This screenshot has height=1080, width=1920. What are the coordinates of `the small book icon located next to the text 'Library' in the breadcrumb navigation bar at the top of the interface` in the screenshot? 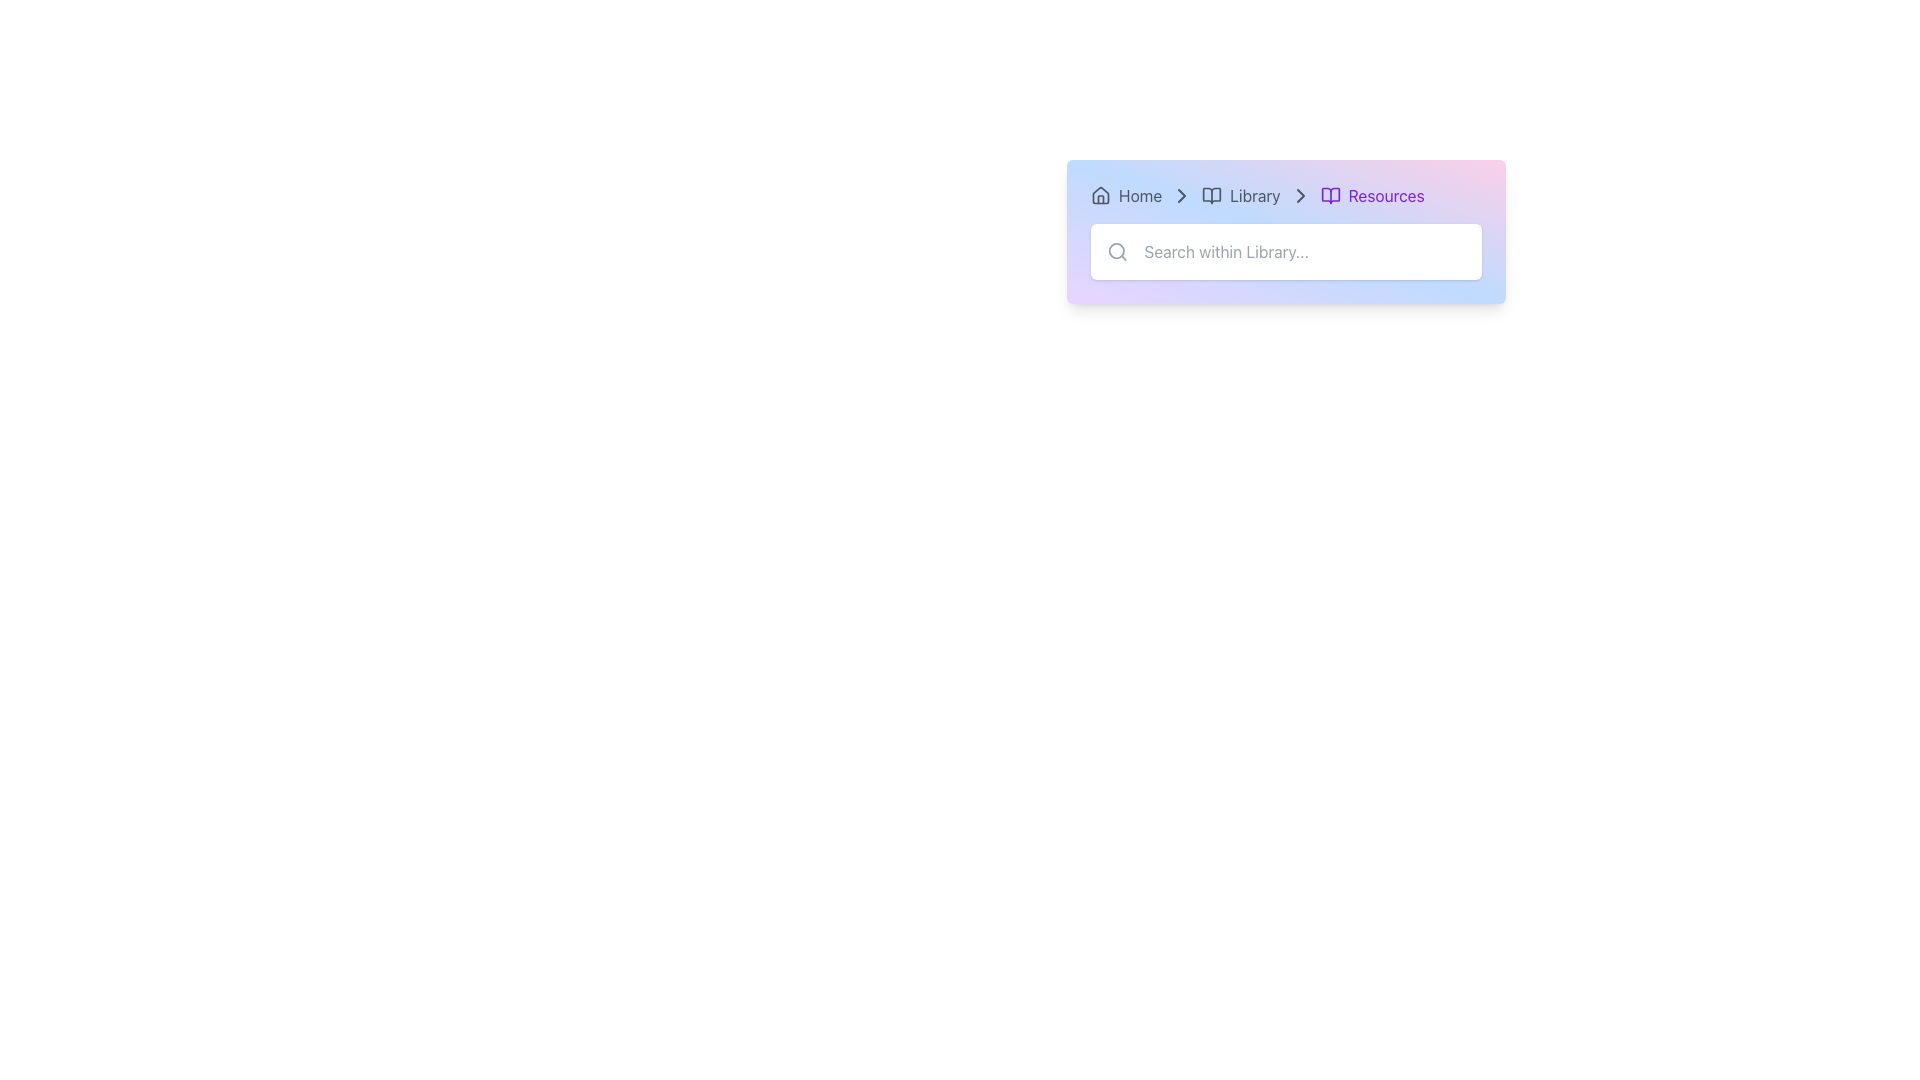 It's located at (1211, 196).